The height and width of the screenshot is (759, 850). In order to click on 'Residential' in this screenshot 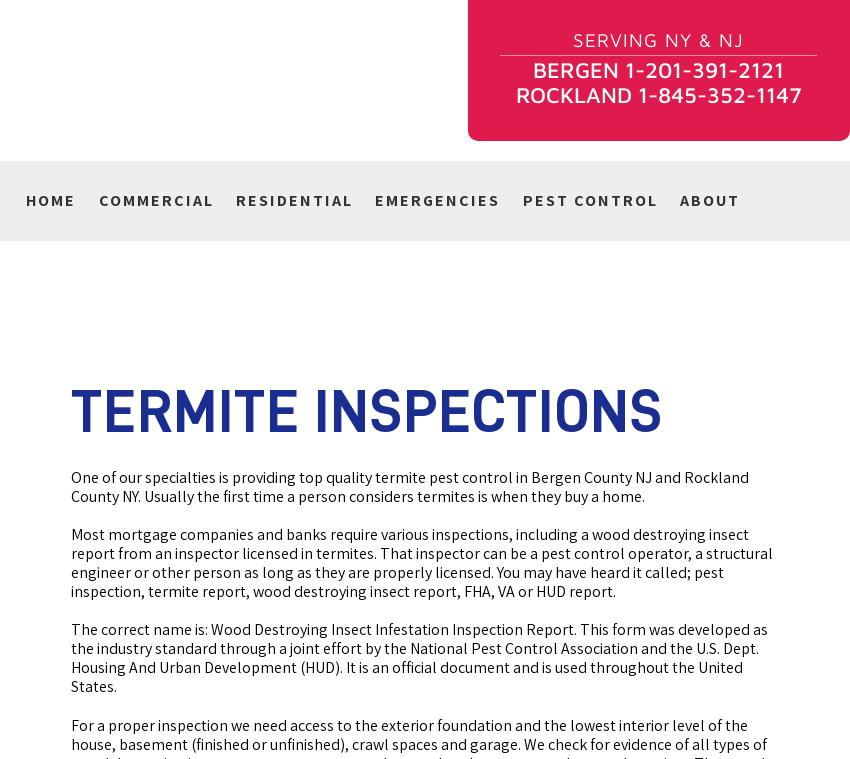, I will do `click(292, 200)`.